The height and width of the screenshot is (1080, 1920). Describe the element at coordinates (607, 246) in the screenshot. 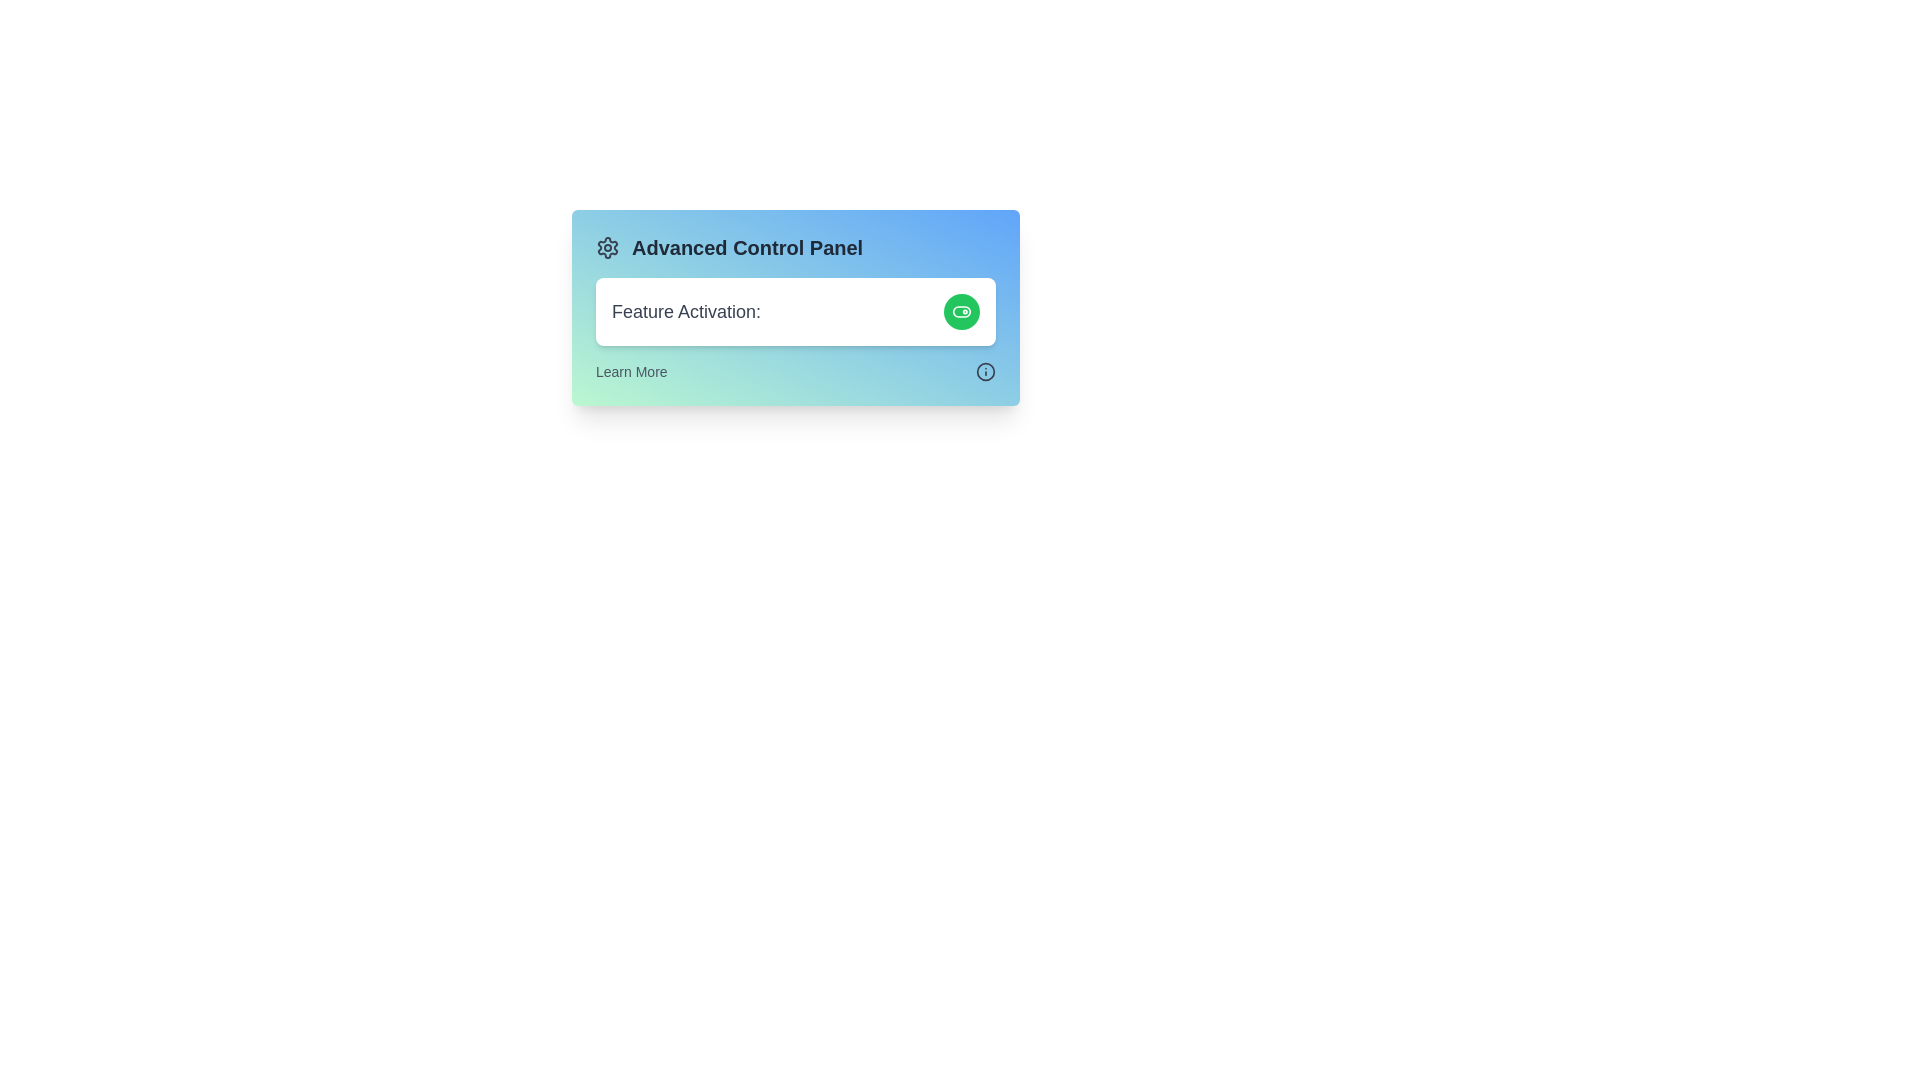

I see `the settings icon in the header to open the configuration options` at that location.